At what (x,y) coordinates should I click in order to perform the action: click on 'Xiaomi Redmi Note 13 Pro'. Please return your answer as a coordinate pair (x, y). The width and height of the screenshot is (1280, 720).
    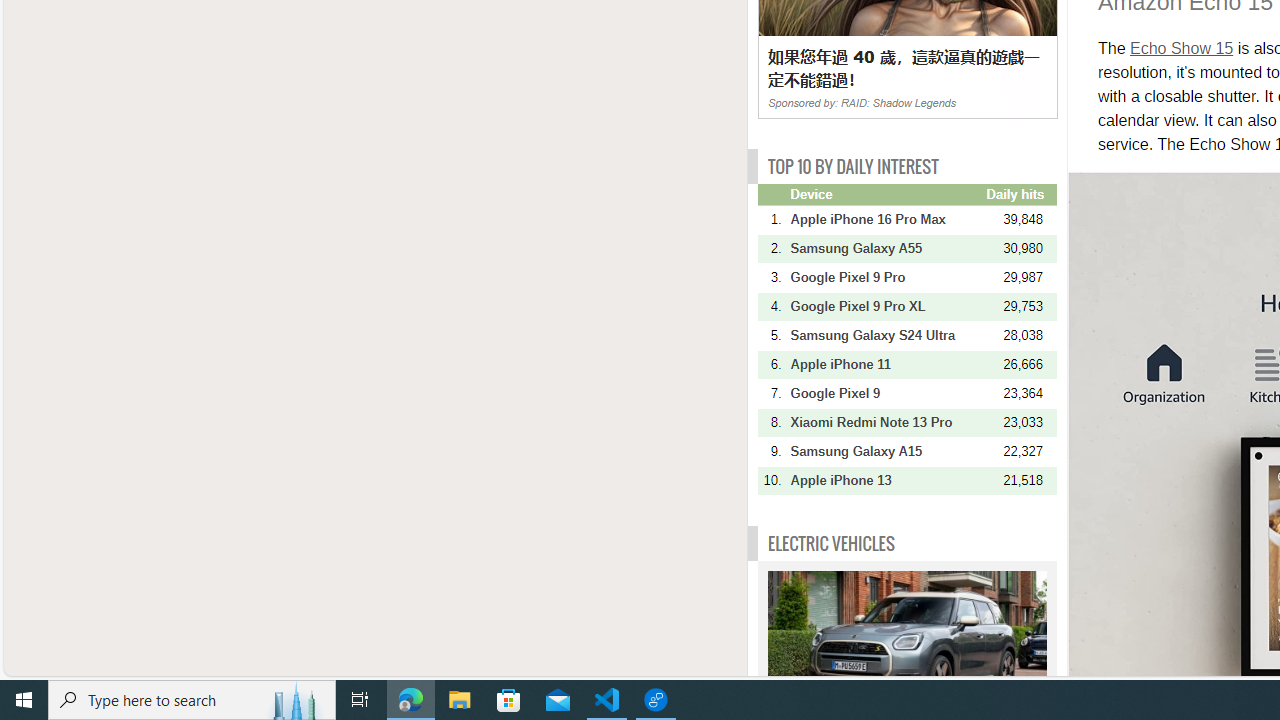
    Looking at the image, I should click on (885, 421).